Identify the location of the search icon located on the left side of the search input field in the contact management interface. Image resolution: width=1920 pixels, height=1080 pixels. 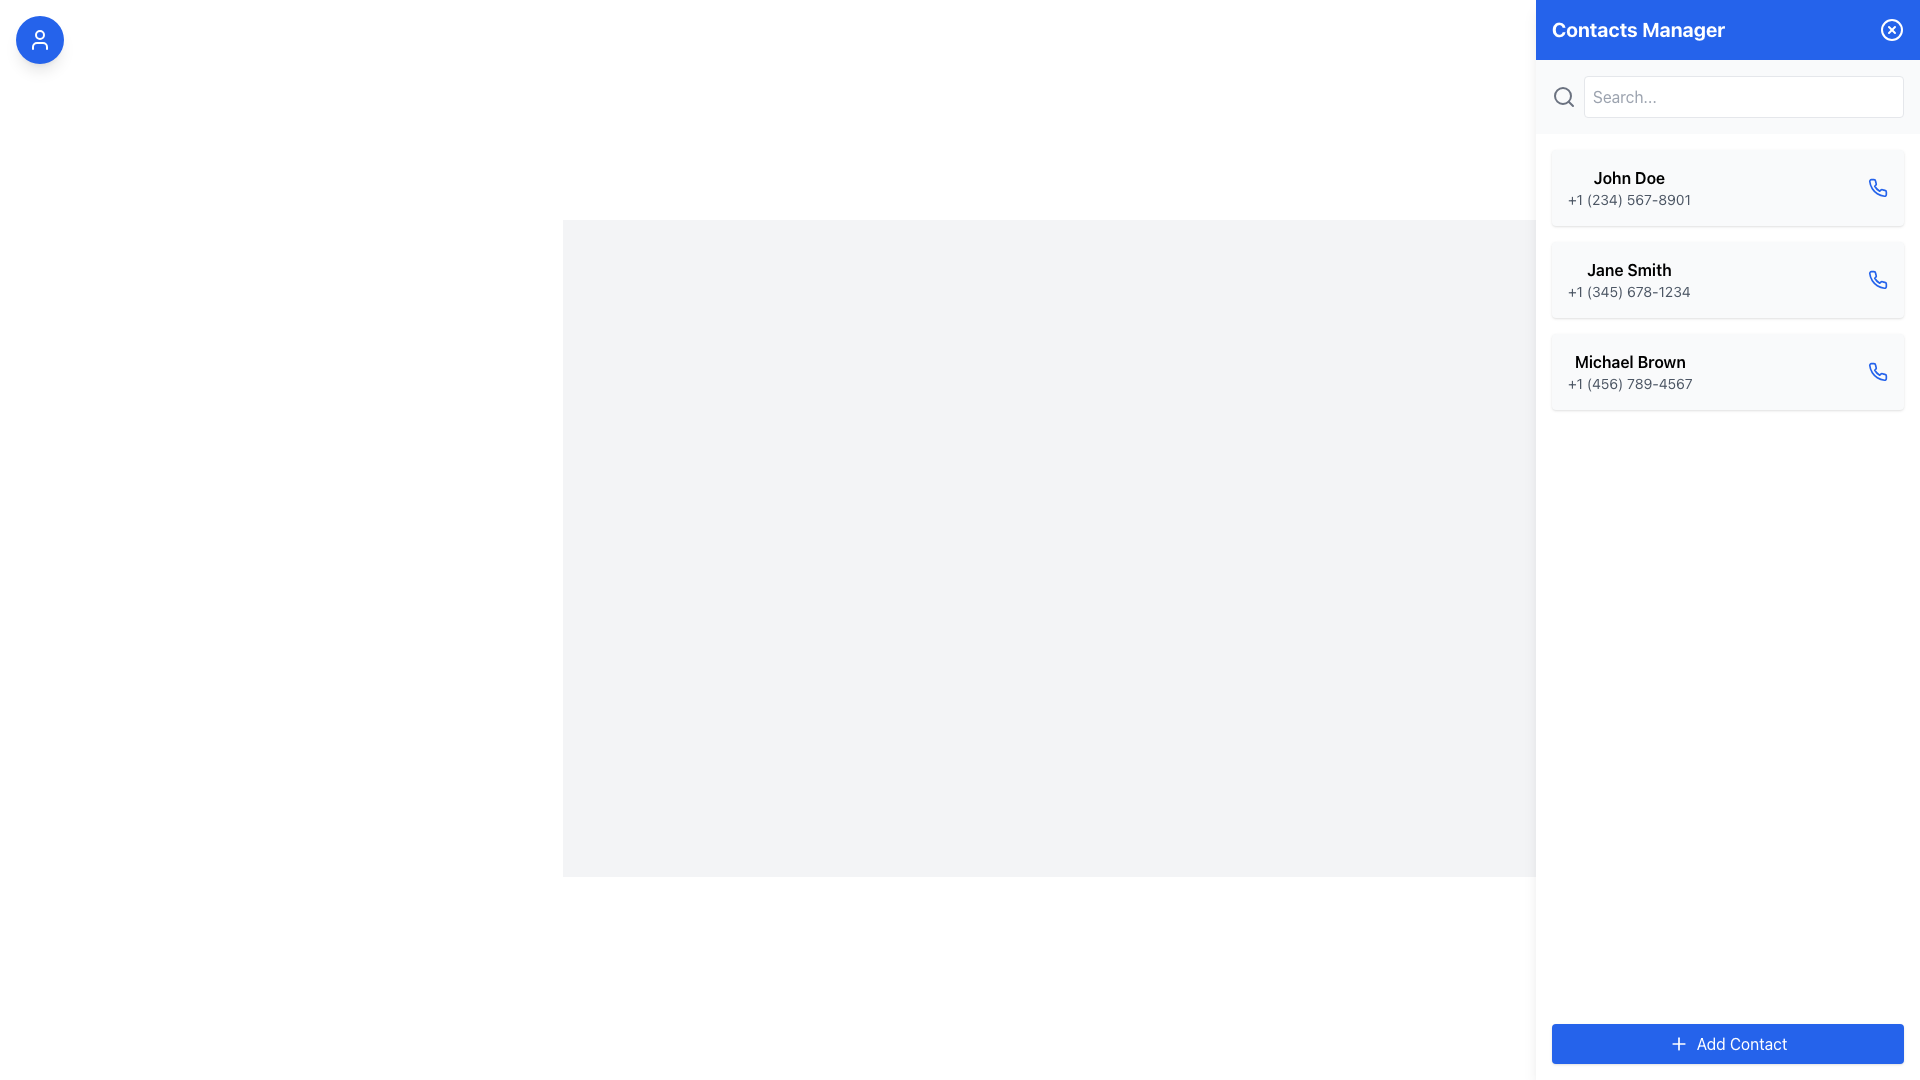
(1563, 96).